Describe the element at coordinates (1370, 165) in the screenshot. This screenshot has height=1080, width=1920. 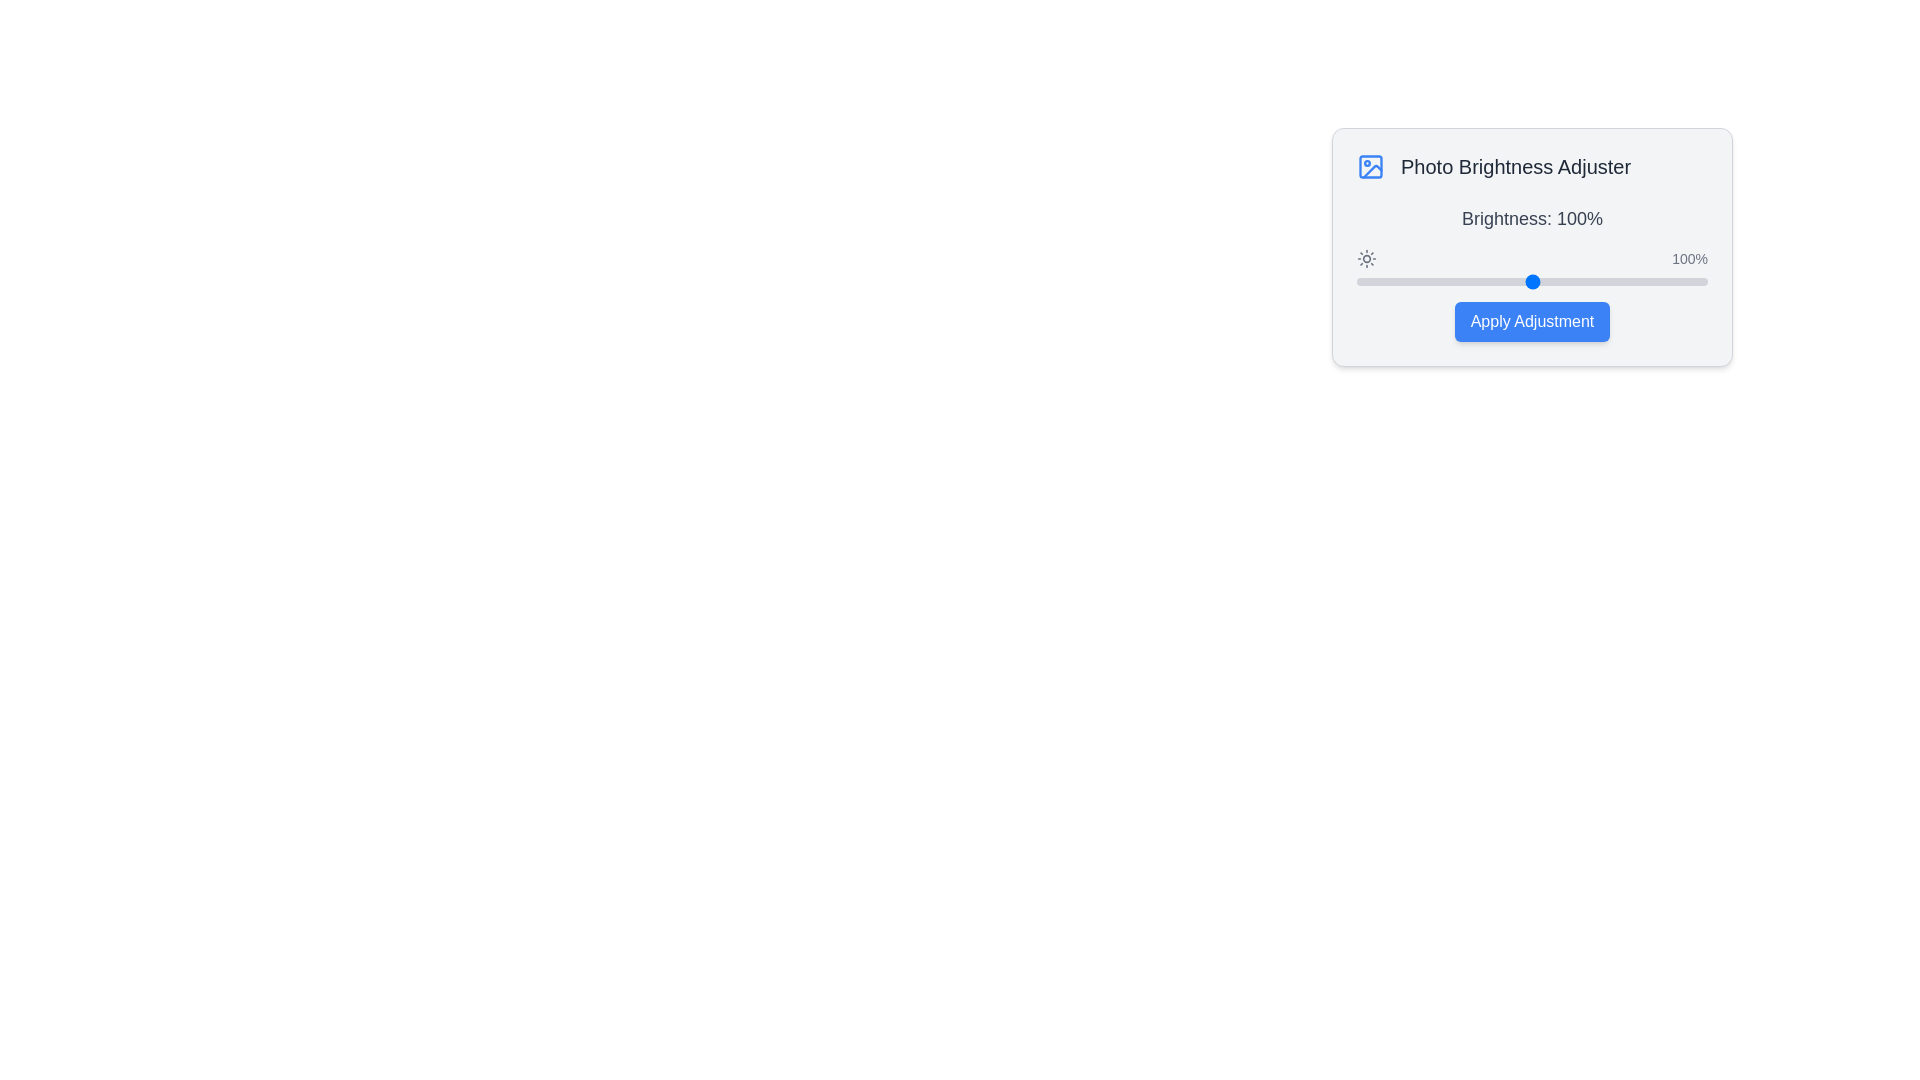
I see `icon at the top-left corner of the component` at that location.